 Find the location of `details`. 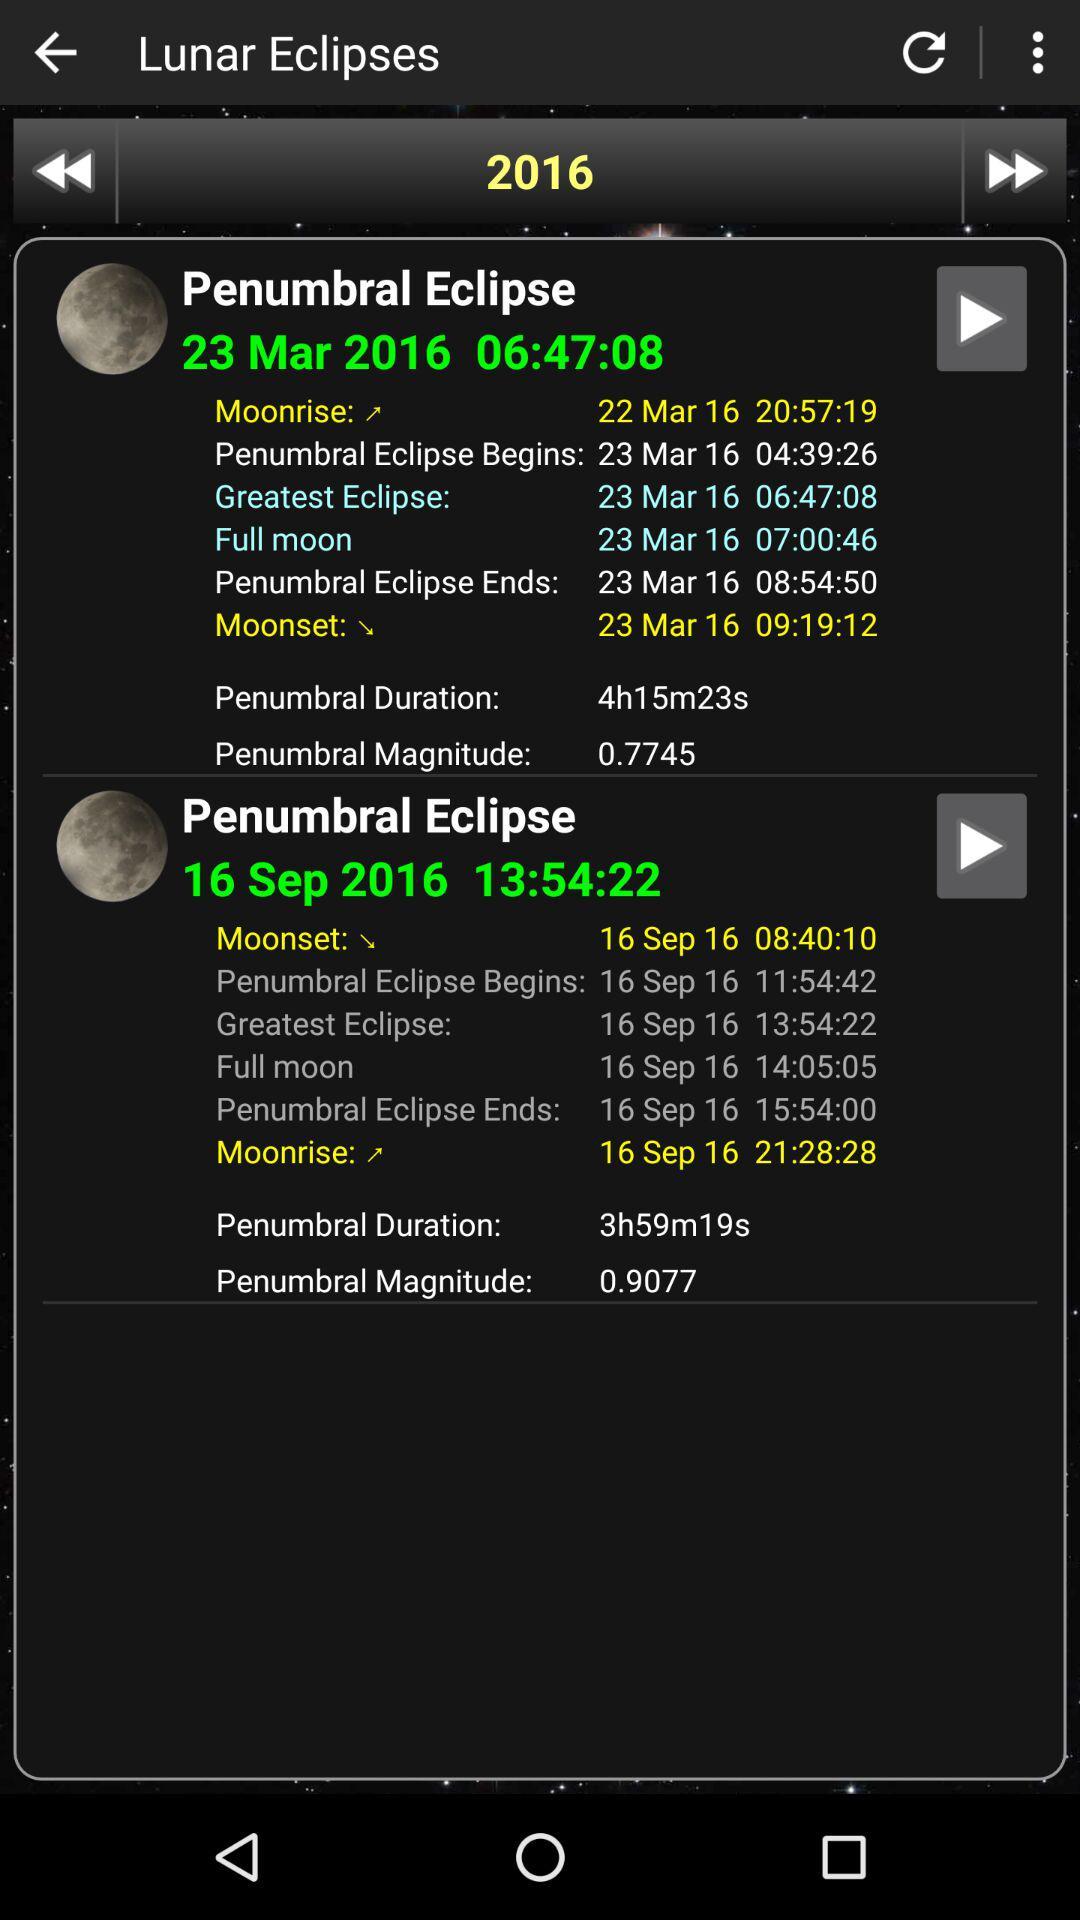

details is located at coordinates (980, 317).